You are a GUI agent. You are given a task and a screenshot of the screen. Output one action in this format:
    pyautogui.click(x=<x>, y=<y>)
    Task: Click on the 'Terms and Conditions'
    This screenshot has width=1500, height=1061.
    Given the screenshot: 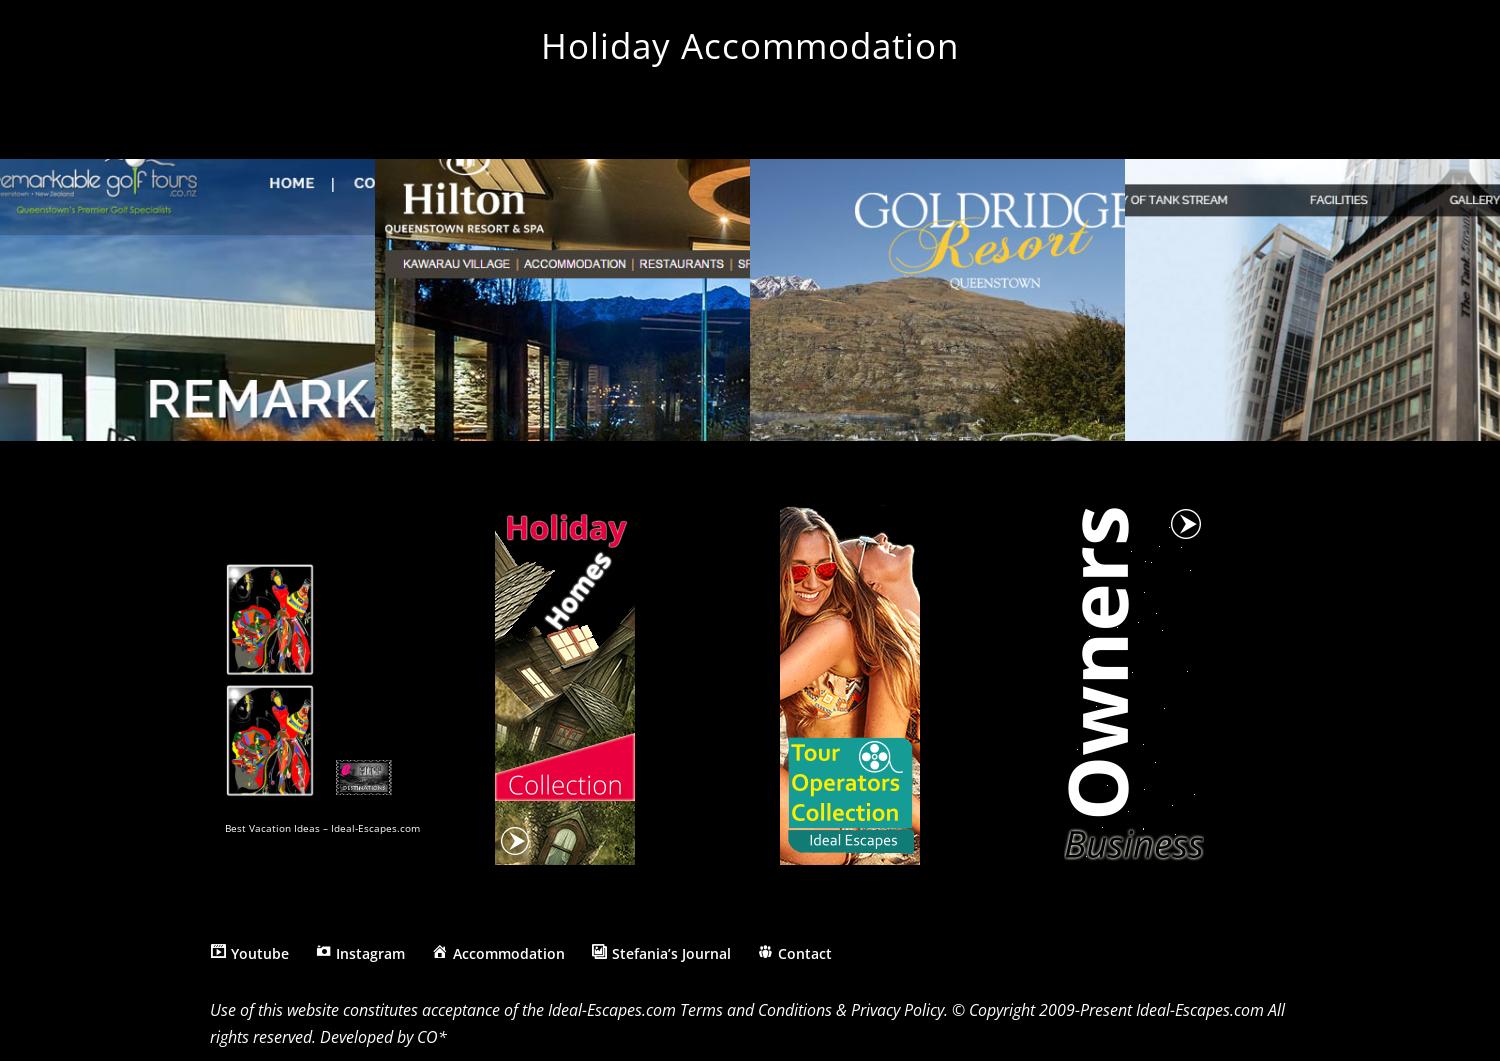 What is the action you would take?
    pyautogui.click(x=756, y=1008)
    